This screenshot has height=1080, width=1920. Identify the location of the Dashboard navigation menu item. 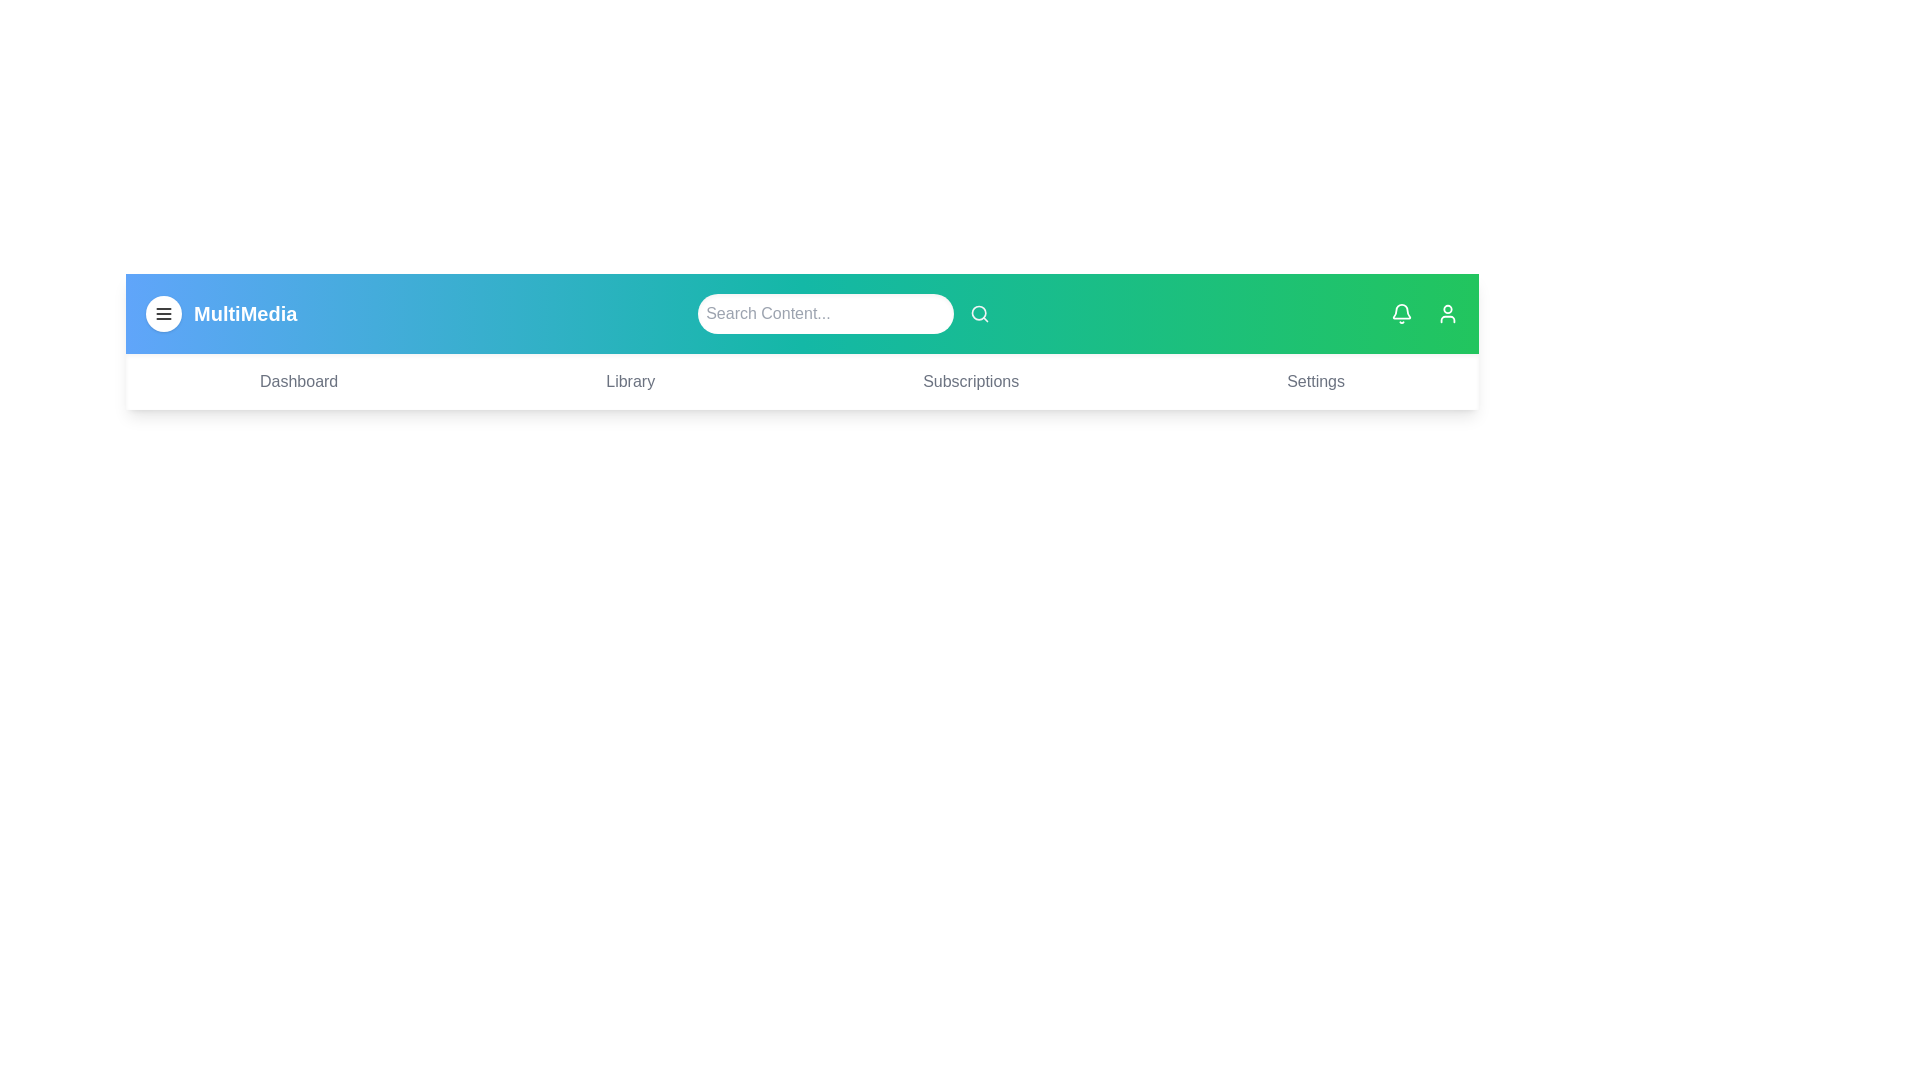
(298, 381).